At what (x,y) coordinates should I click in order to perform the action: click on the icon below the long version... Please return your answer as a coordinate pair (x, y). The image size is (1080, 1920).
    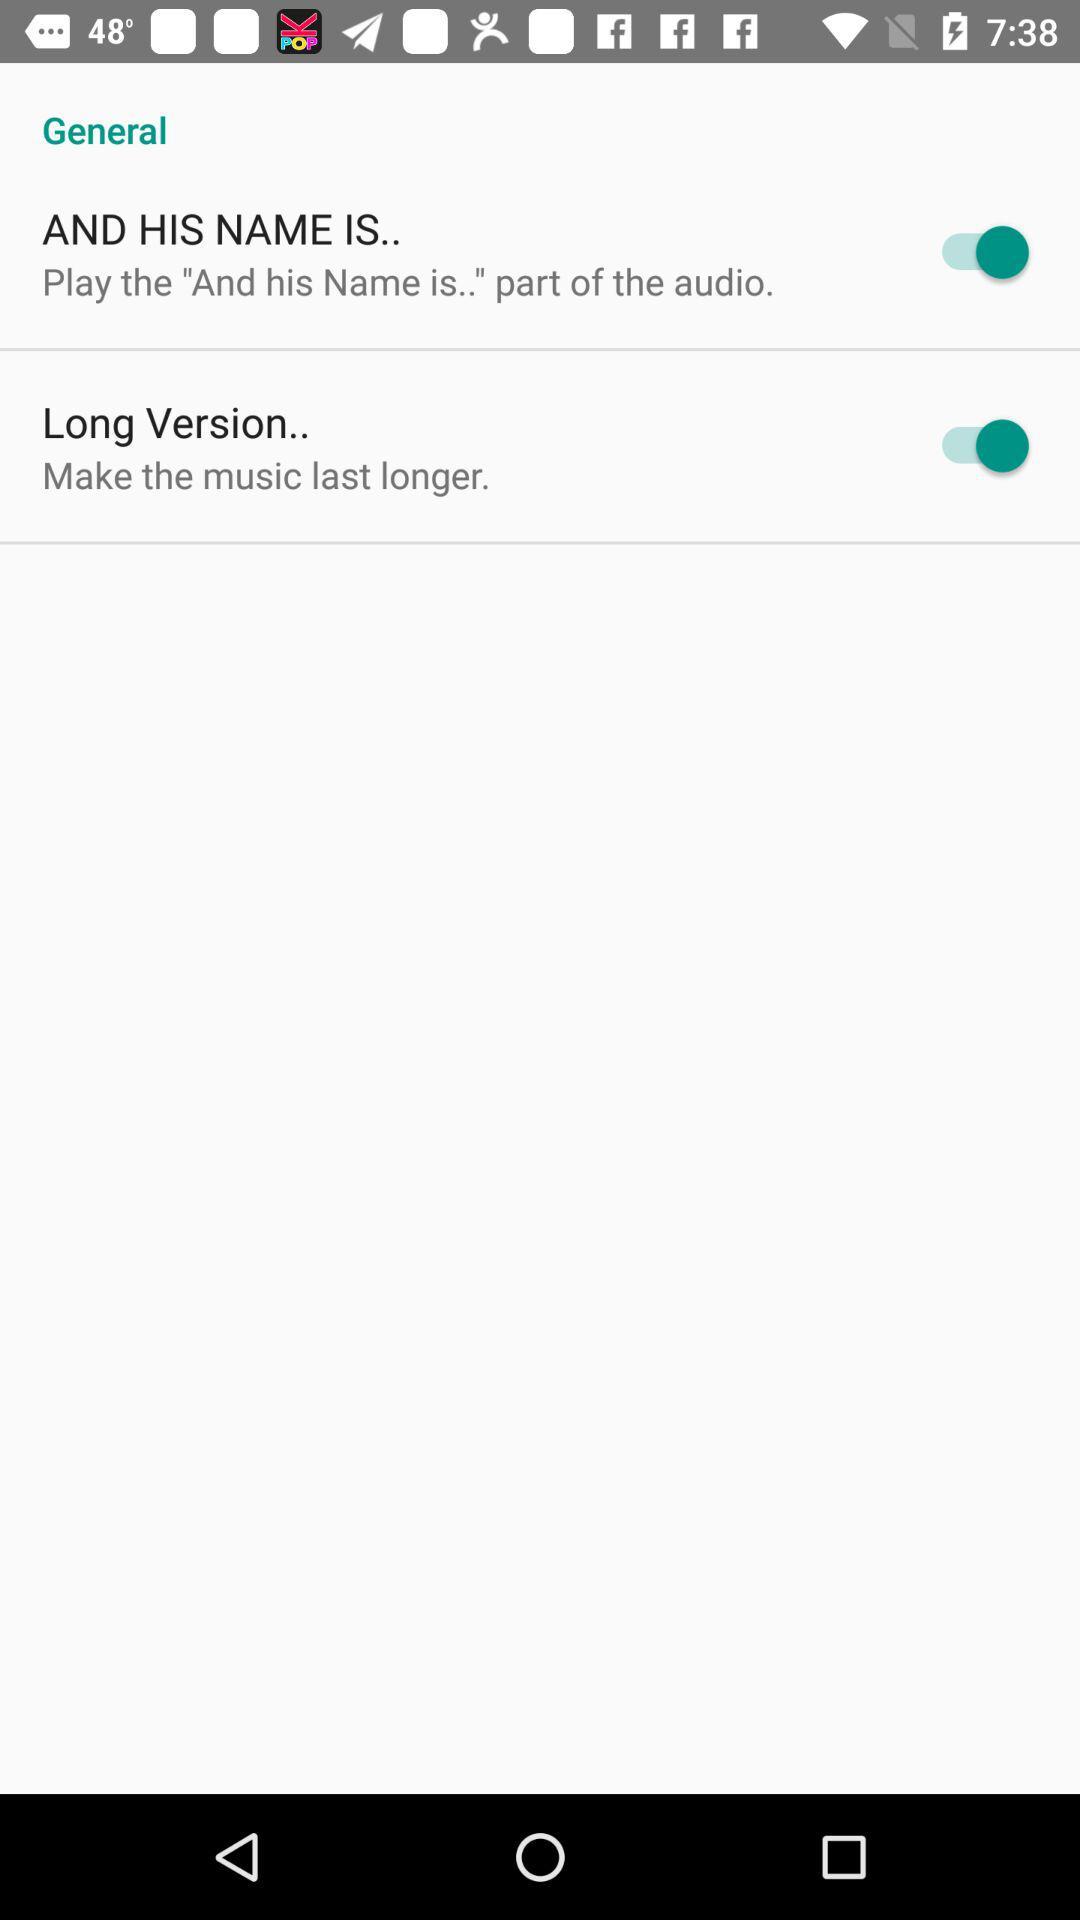
    Looking at the image, I should click on (265, 473).